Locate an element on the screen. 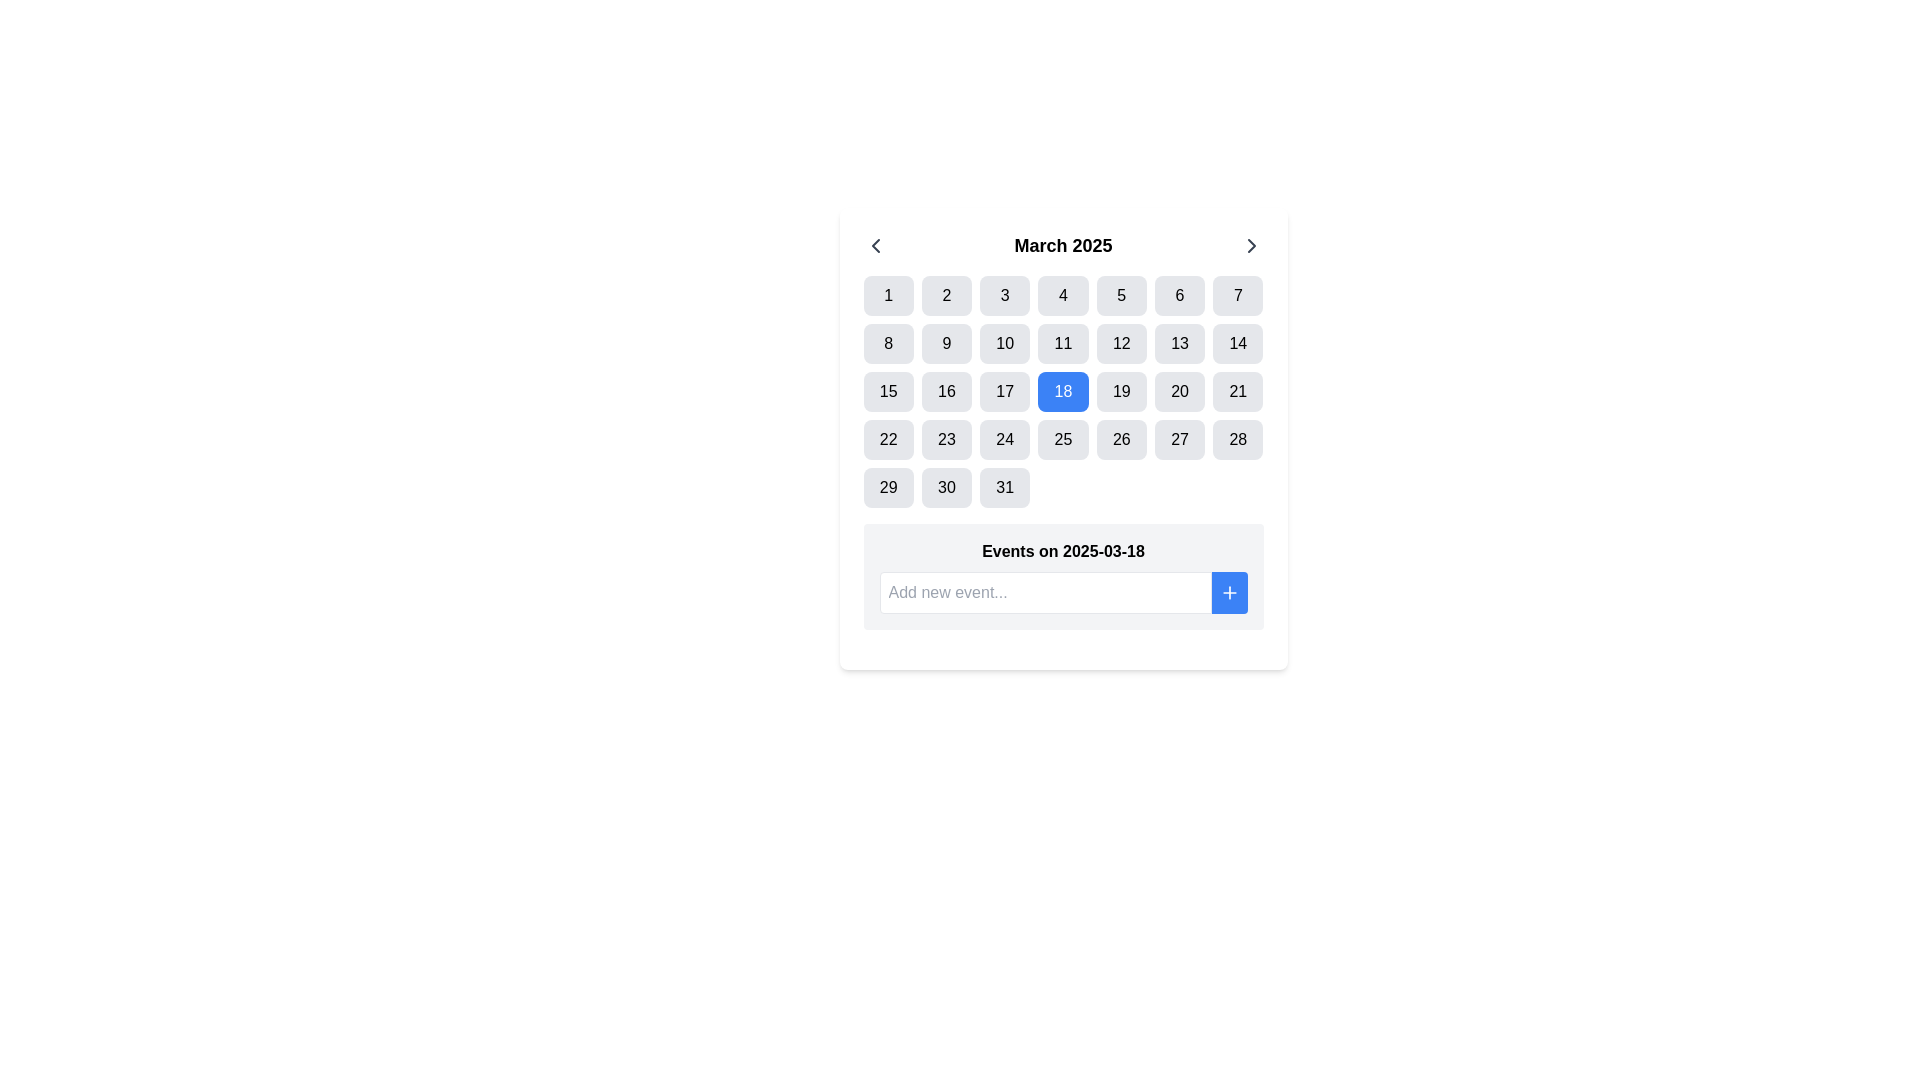  the square button with rounded corners displaying the number '20' in bold black font is located at coordinates (1180, 392).